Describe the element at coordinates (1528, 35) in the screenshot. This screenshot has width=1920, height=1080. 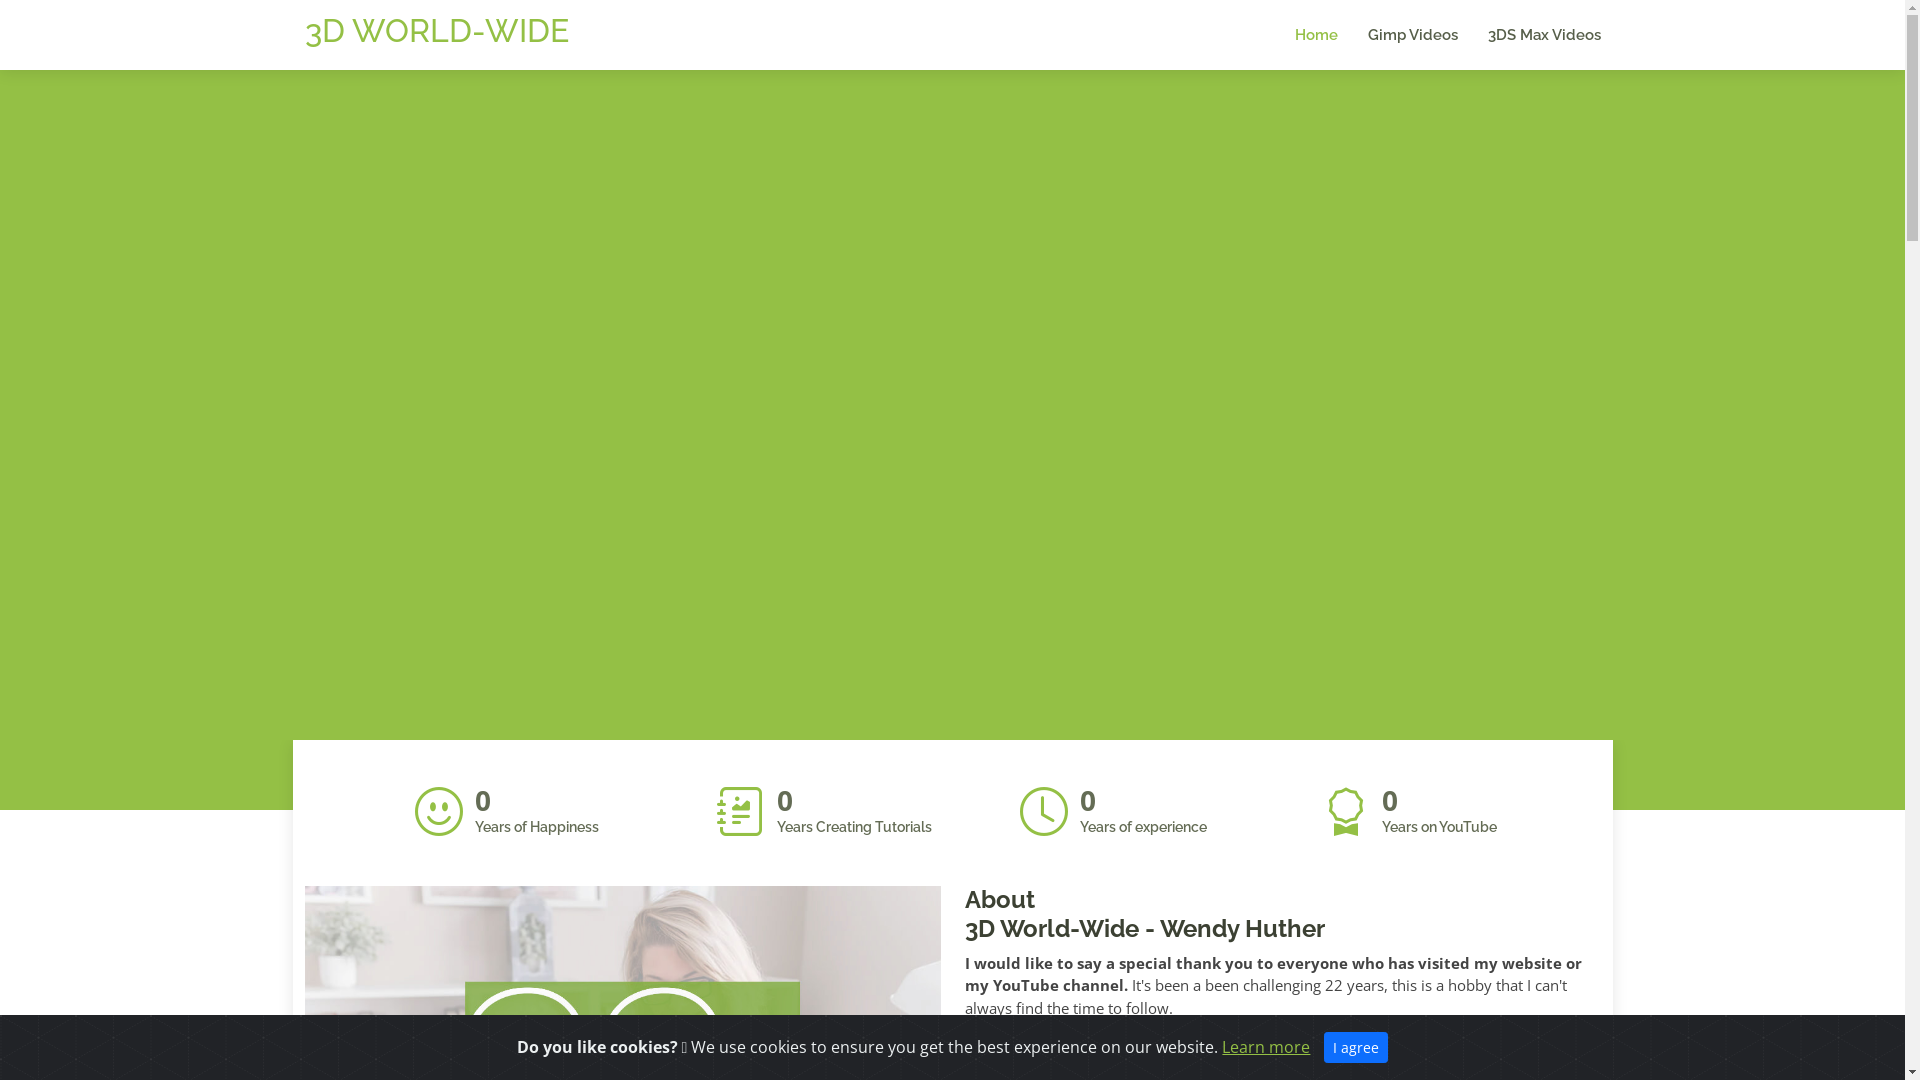
I see `'3DS Max Videos'` at that location.